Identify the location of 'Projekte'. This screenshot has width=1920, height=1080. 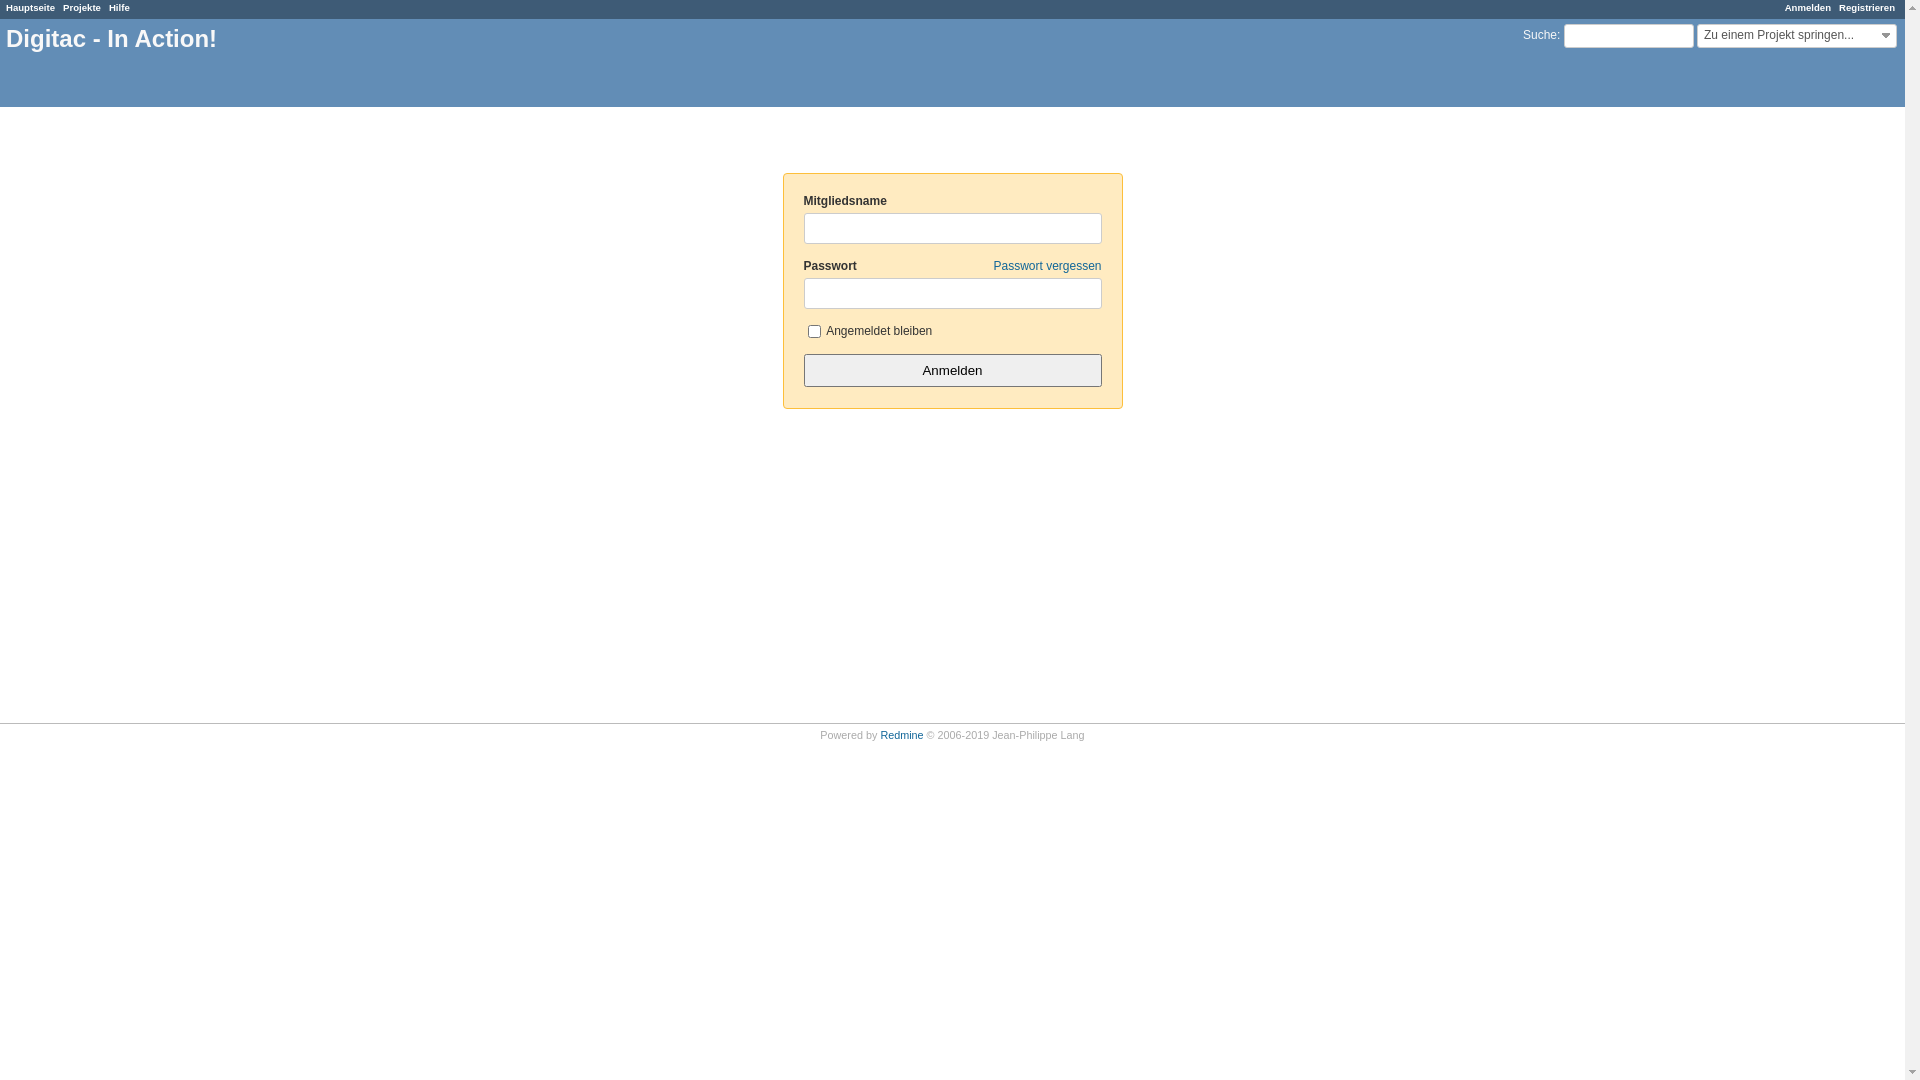
(80, 7).